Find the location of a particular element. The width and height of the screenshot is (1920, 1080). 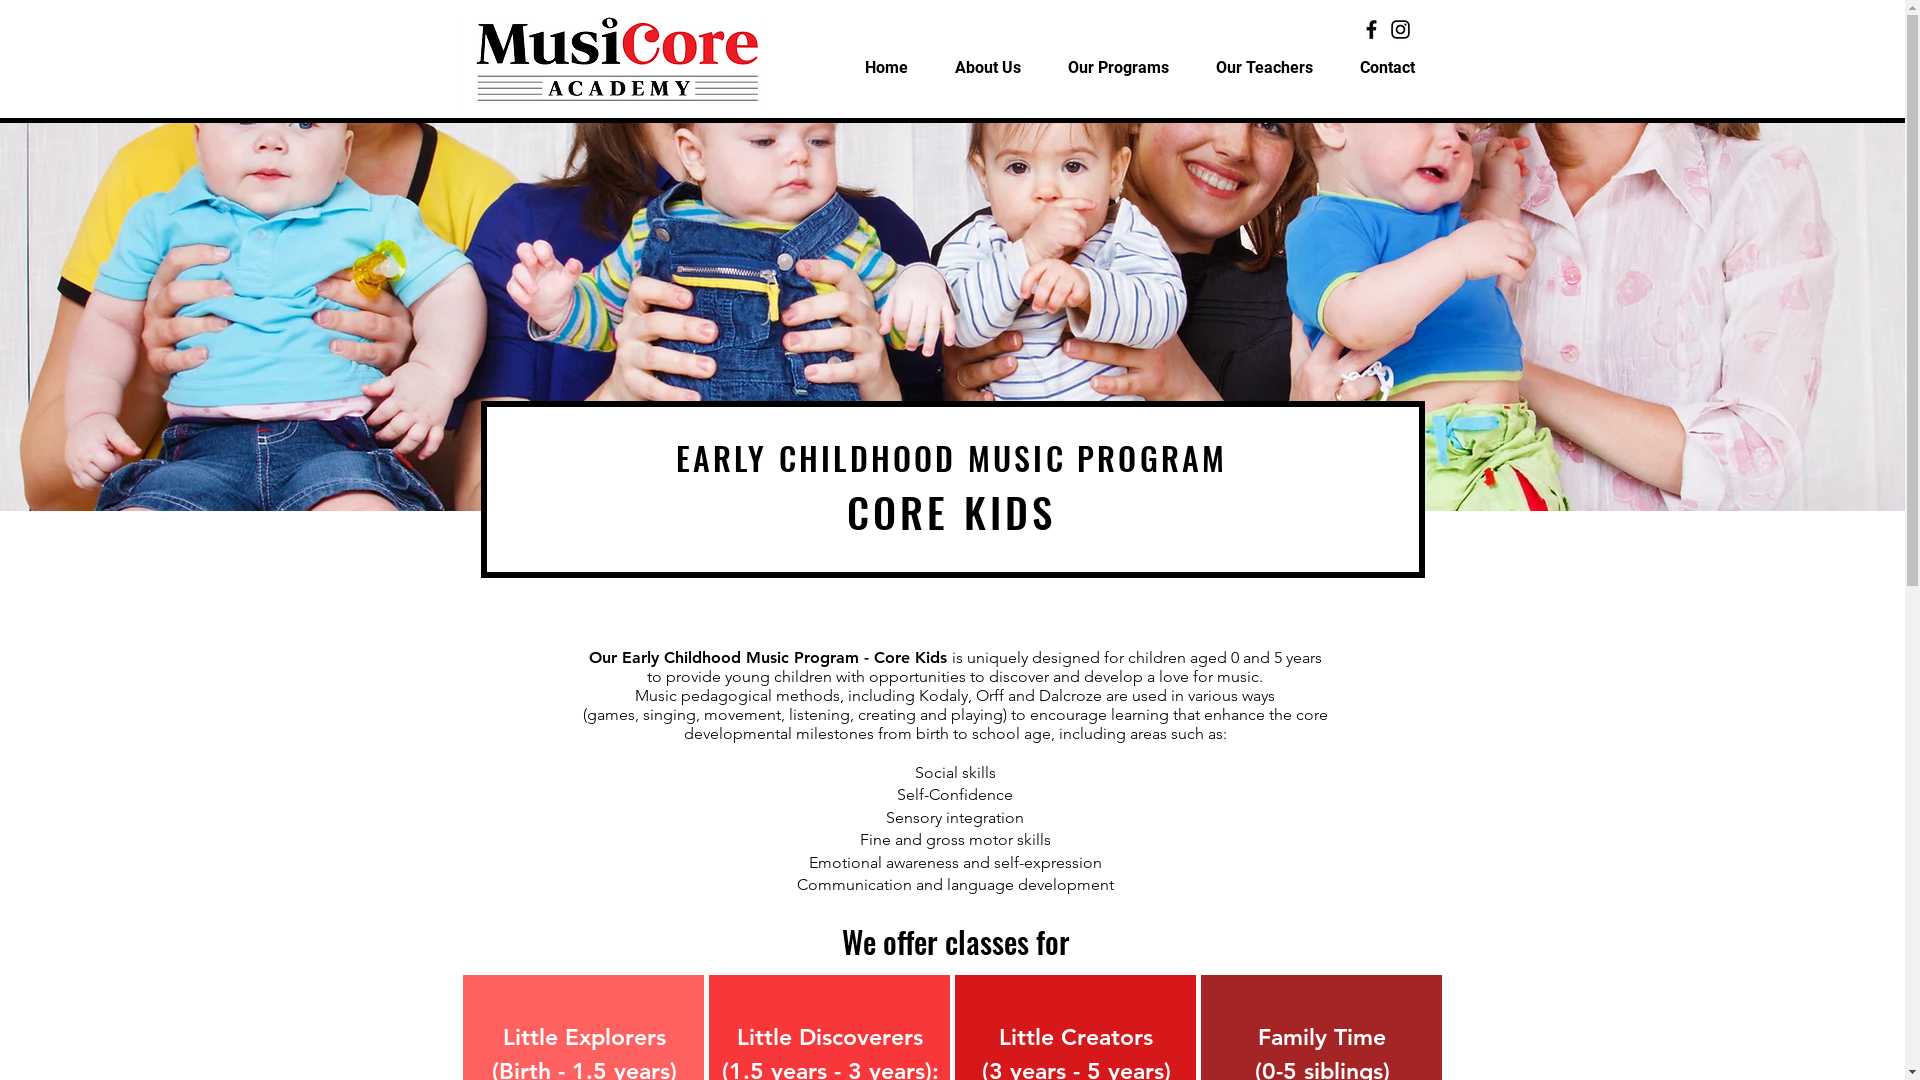

'Our Programs' is located at coordinates (1042, 67).